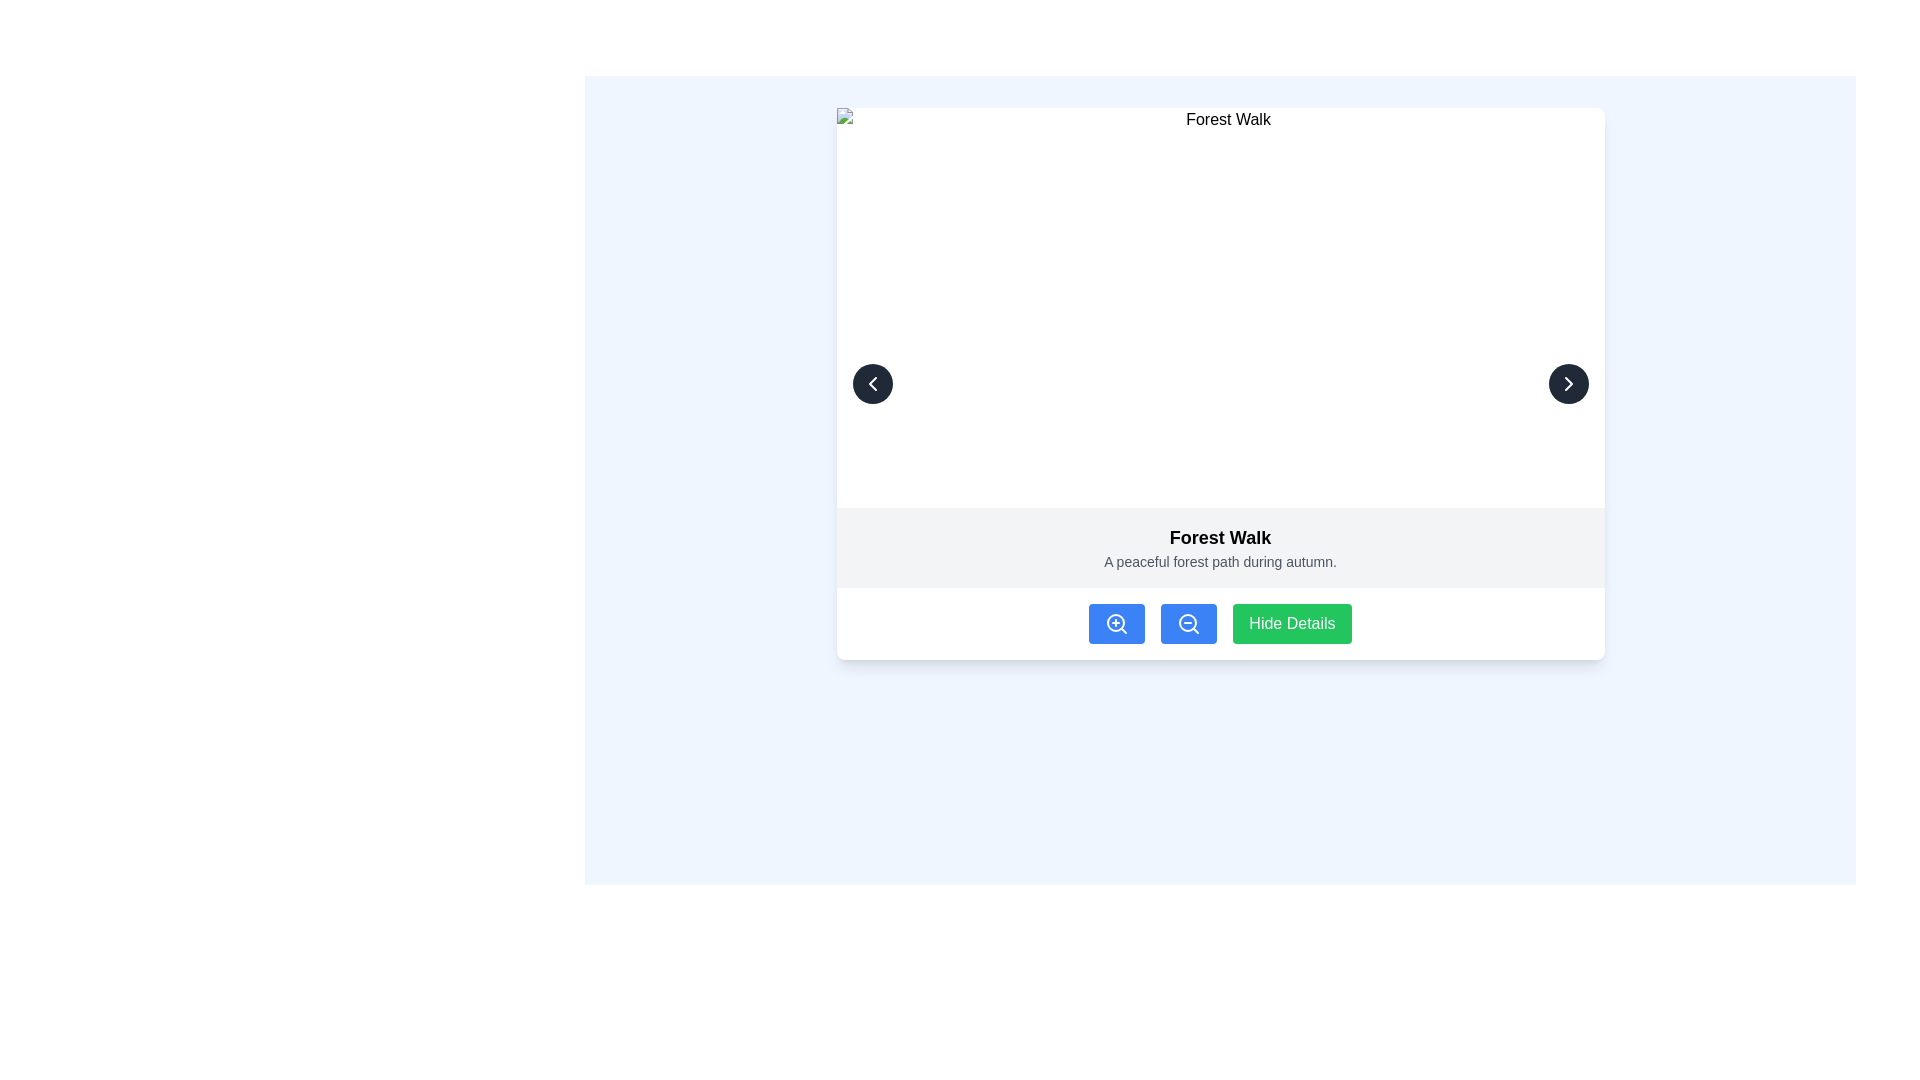 This screenshot has height=1080, width=1920. I want to click on the Chevron icon in the circular button, so click(1567, 384).